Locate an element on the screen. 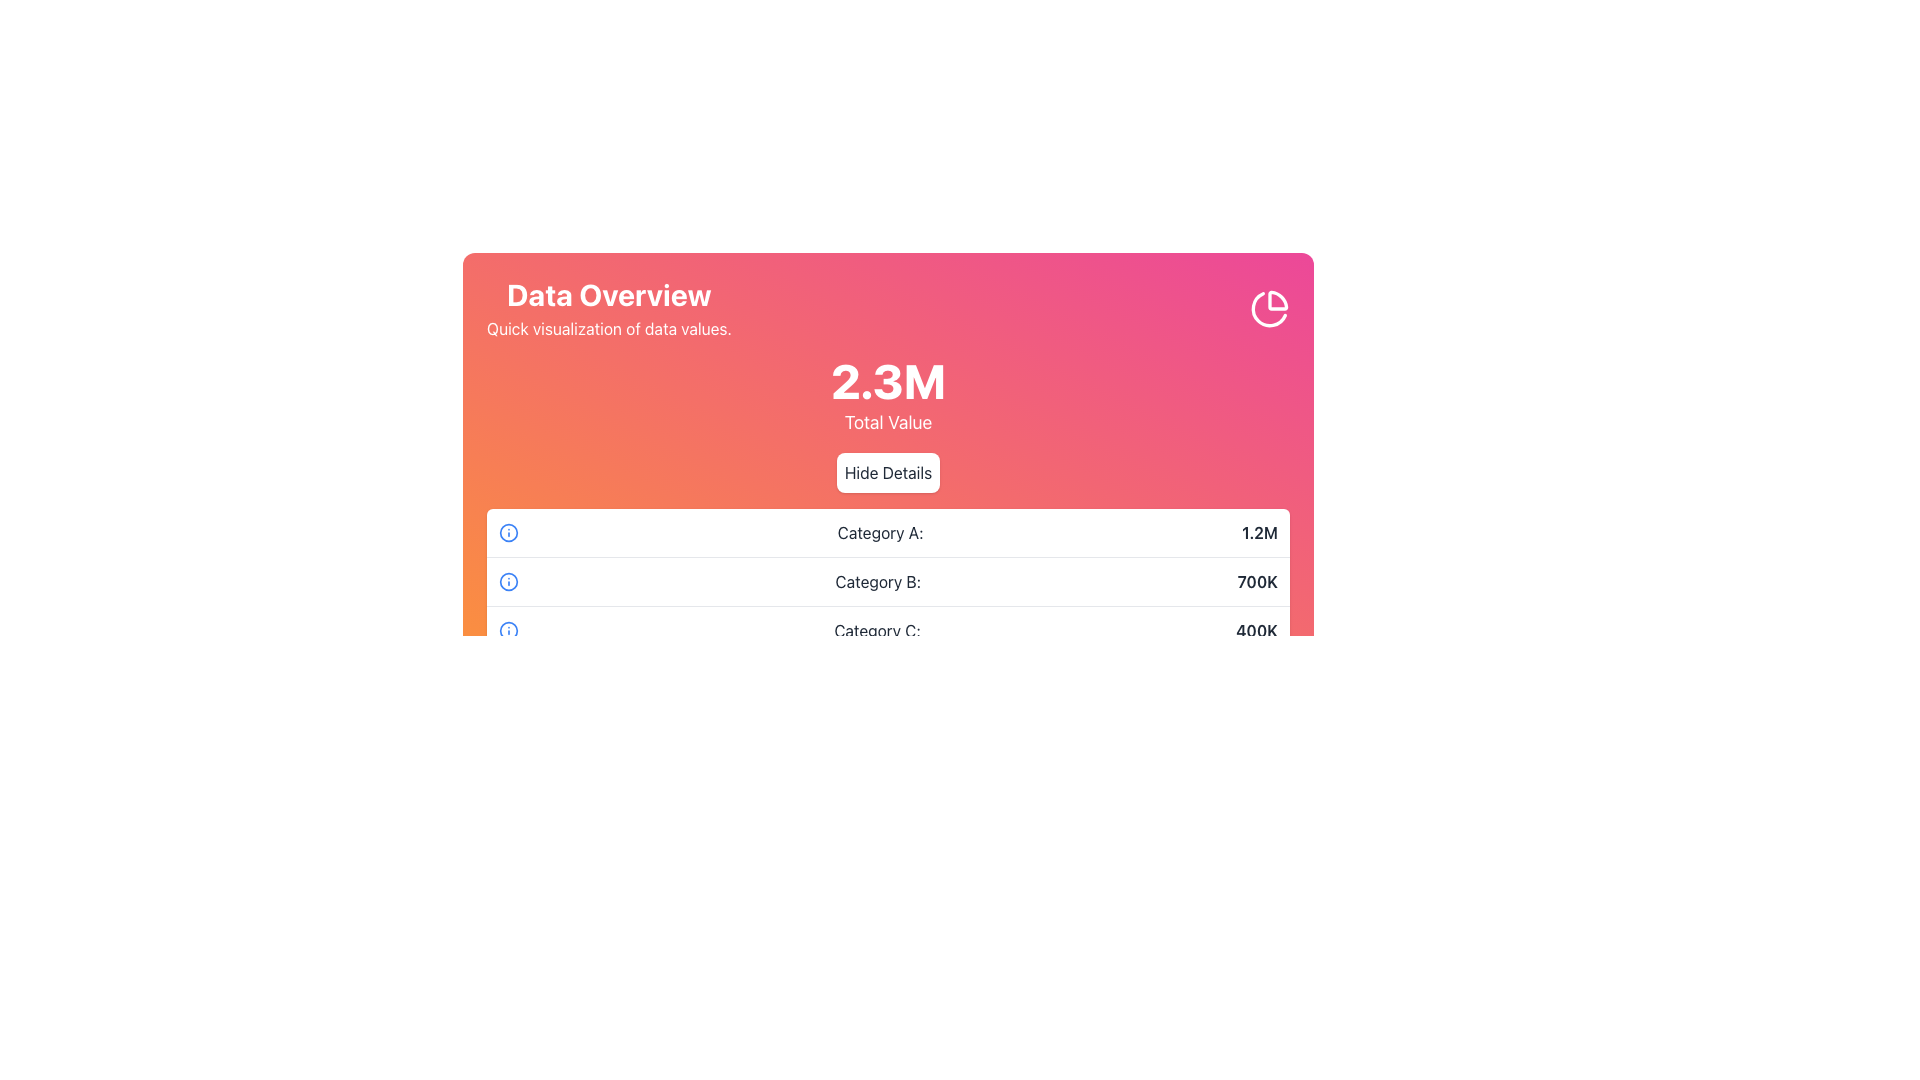  the information icon aligned with 'Category B: 700K' for accessibility navigation is located at coordinates (508, 582).